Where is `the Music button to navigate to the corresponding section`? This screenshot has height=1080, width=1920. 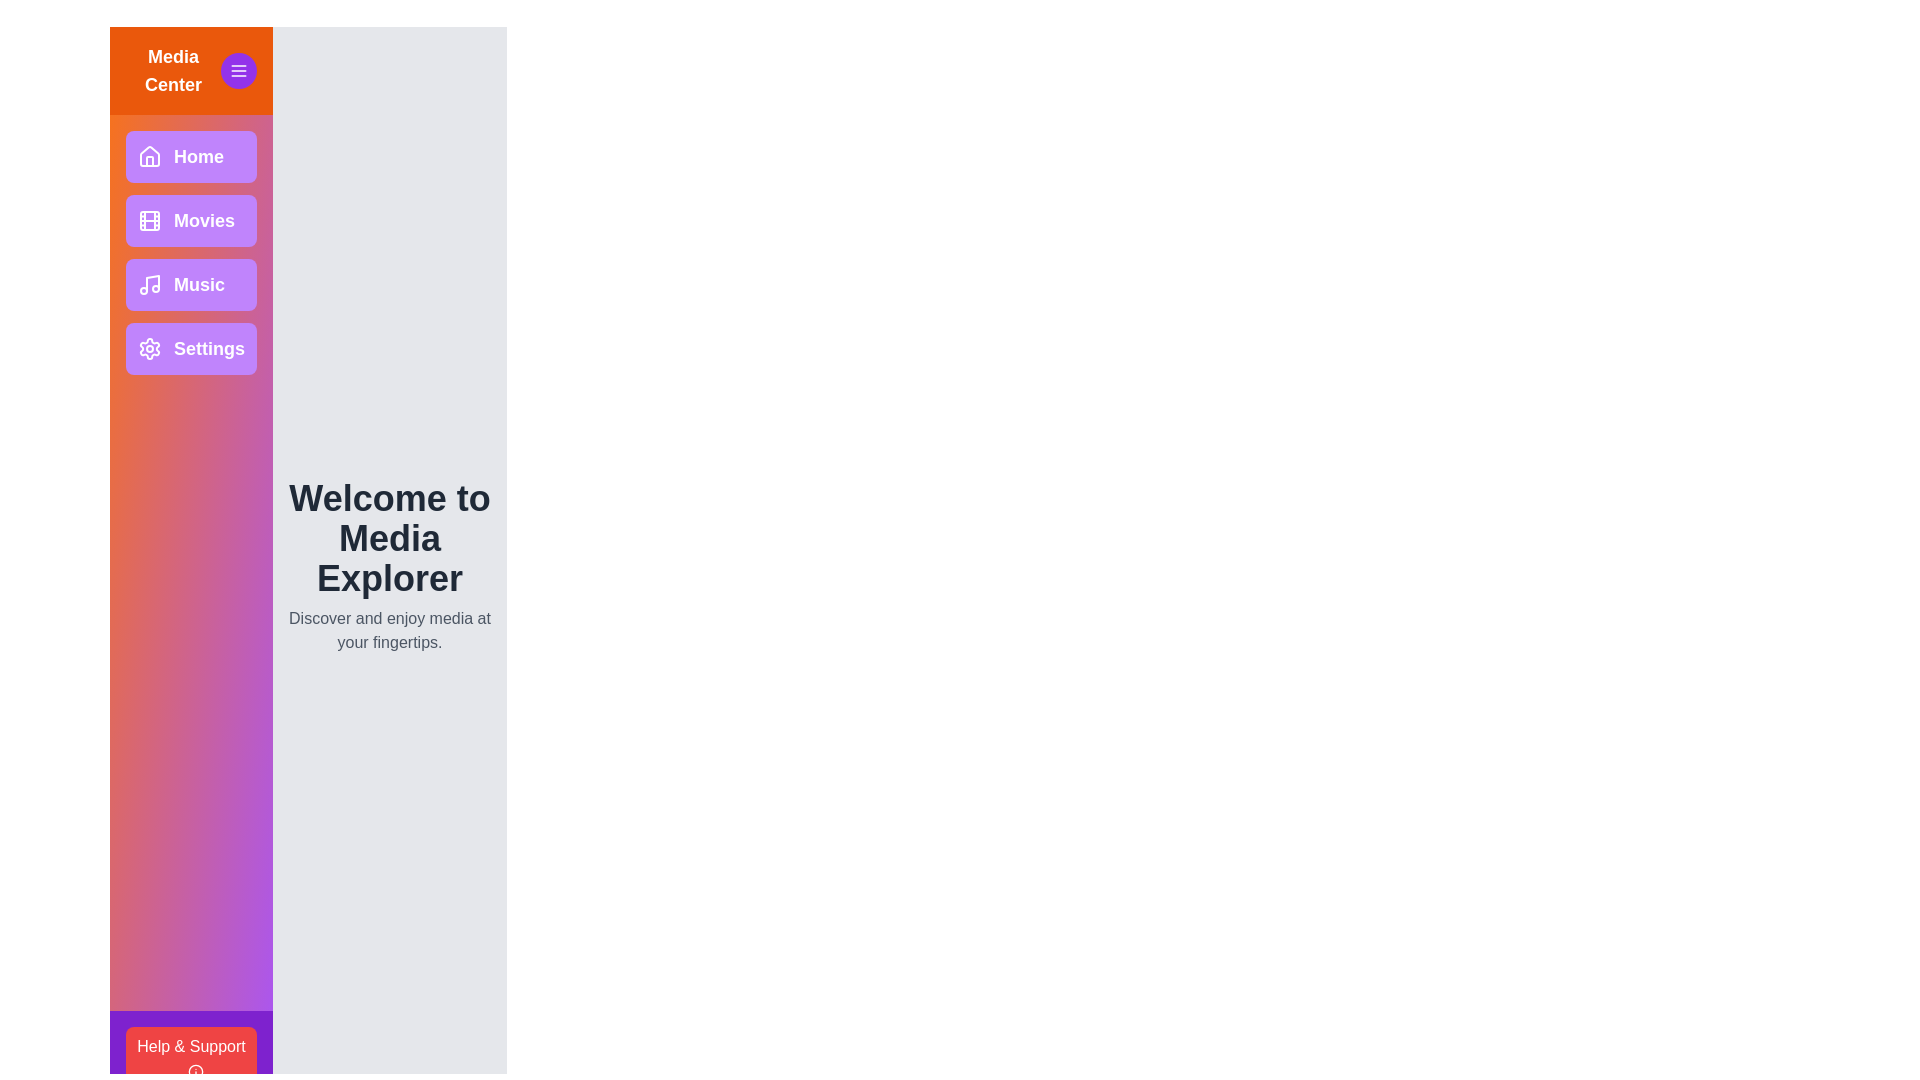 the Music button to navigate to the corresponding section is located at coordinates (191, 285).